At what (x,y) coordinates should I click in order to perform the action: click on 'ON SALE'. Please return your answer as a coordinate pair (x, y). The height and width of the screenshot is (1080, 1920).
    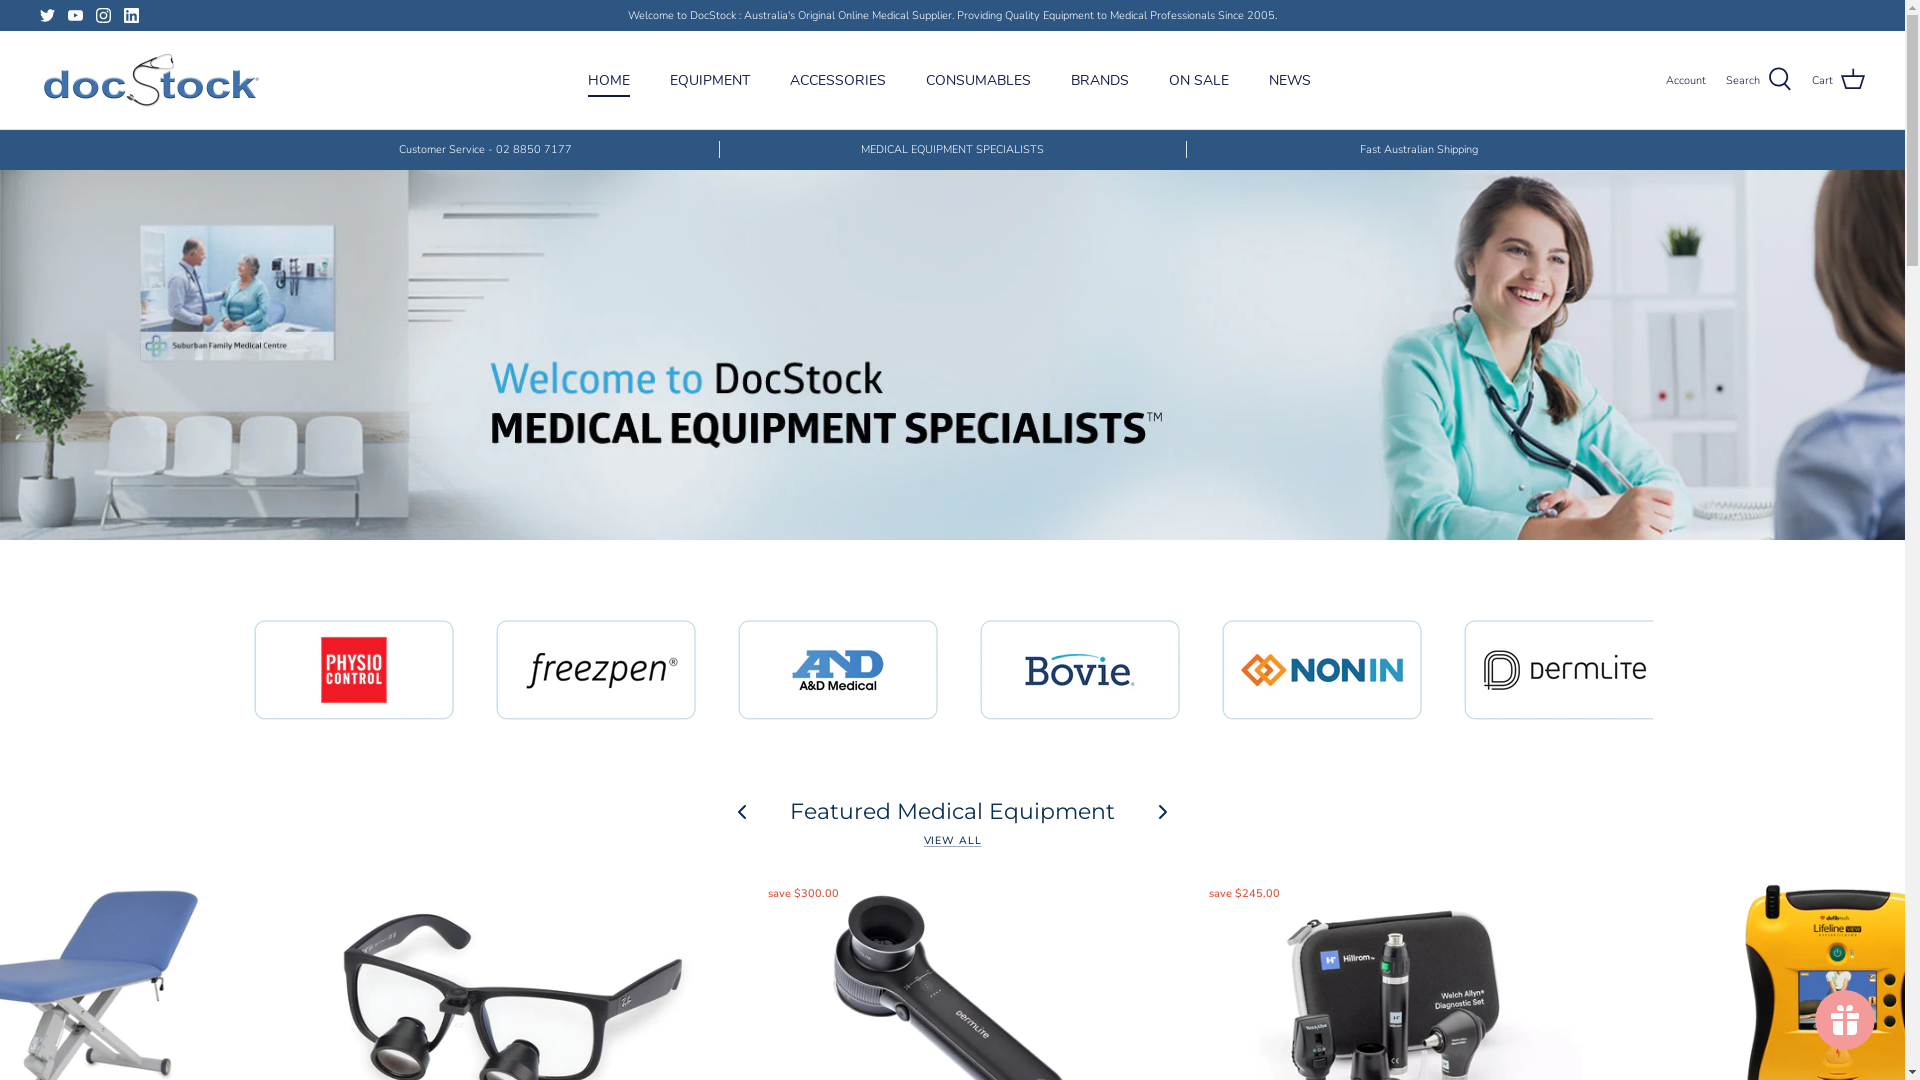
    Looking at the image, I should click on (1199, 79).